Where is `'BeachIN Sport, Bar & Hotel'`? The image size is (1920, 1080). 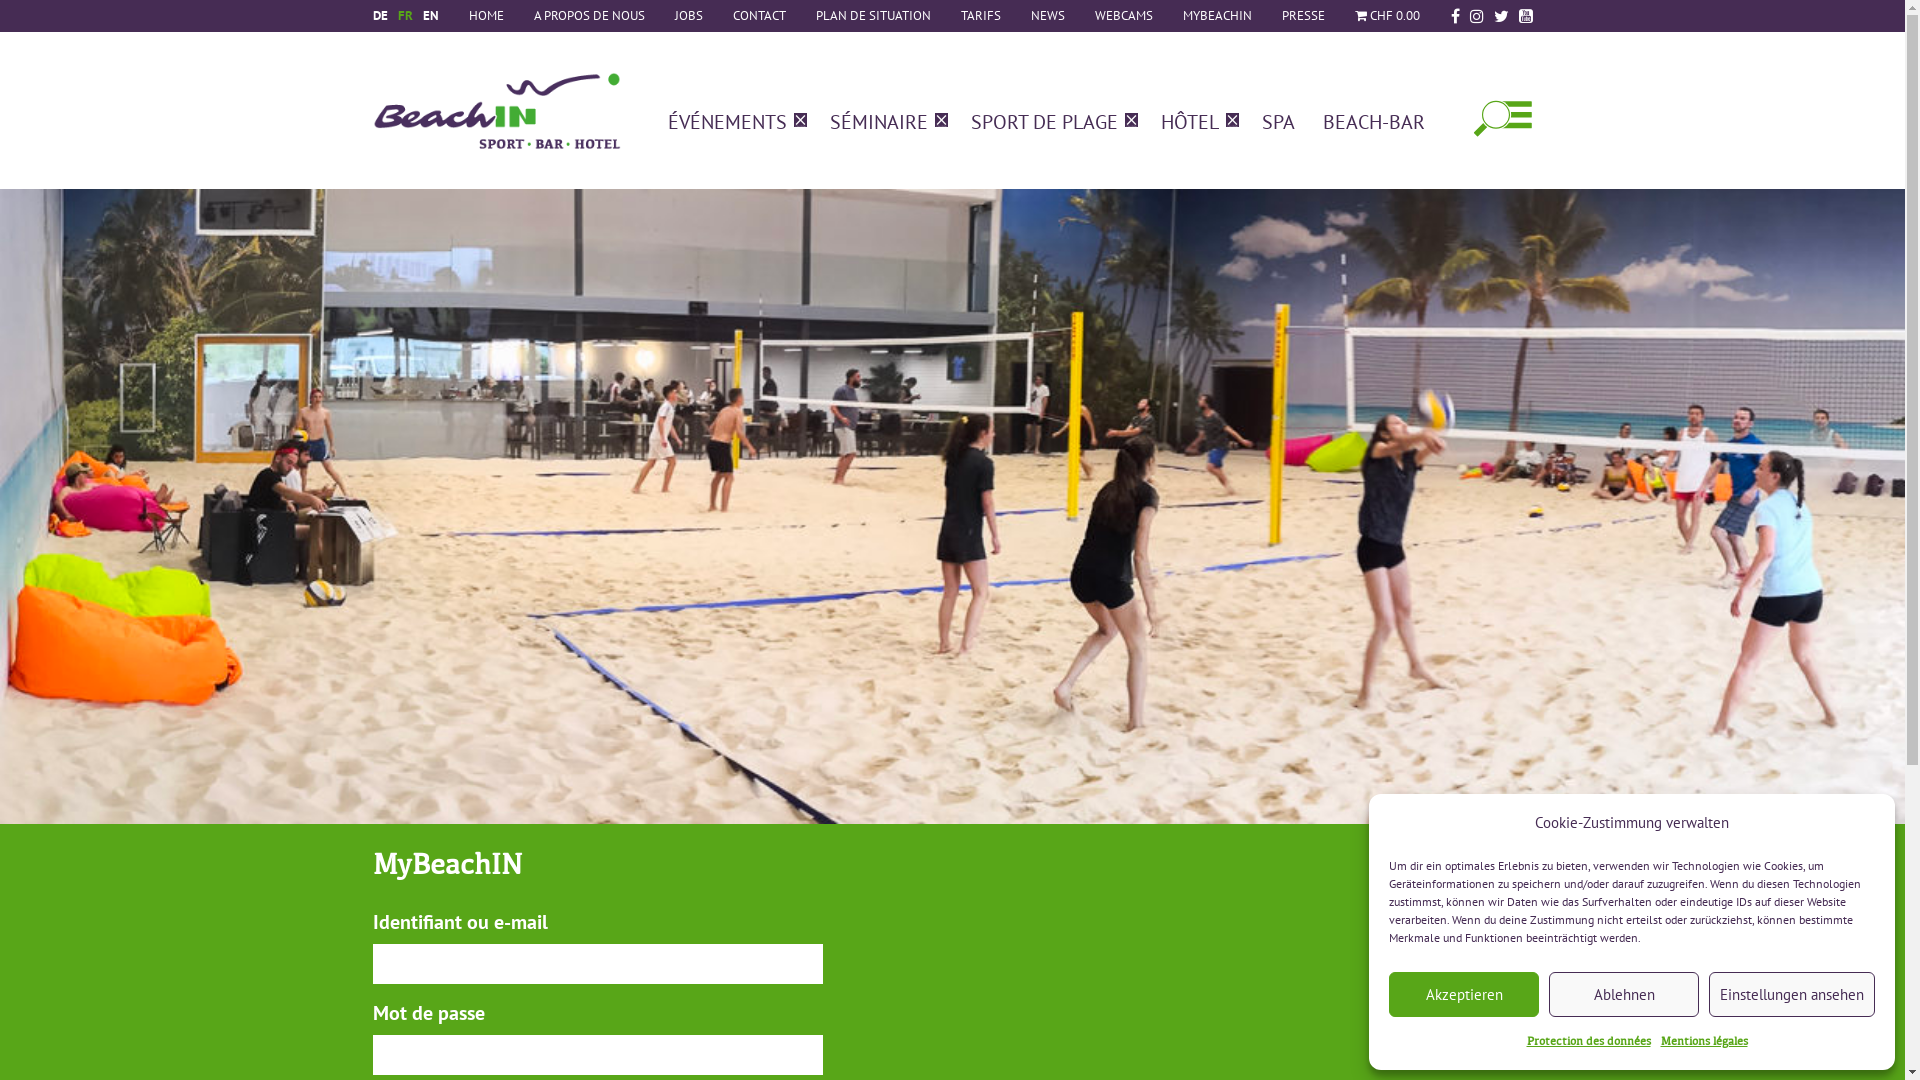 'BeachIN Sport, Bar & Hotel' is located at coordinates (495, 126).